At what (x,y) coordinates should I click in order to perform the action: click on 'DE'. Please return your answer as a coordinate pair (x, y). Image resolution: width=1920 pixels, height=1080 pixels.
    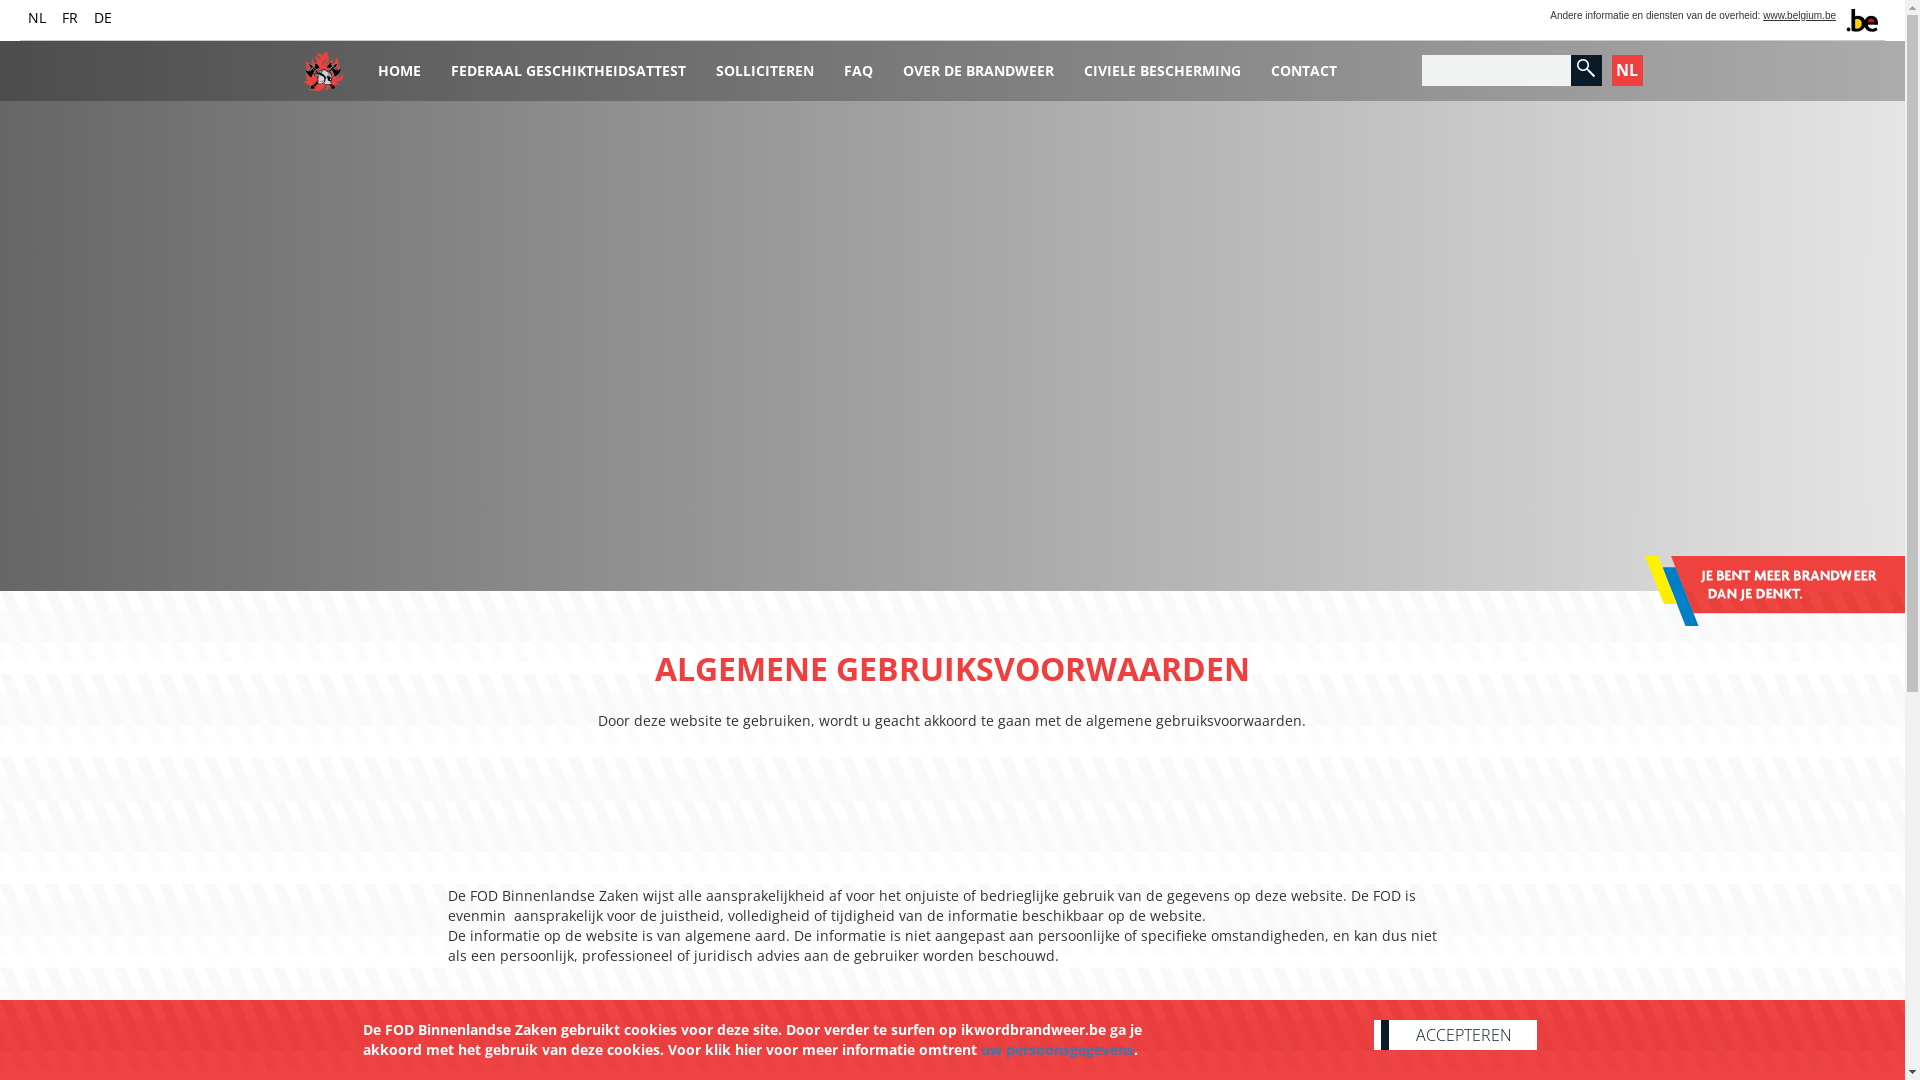
    Looking at the image, I should click on (93, 17).